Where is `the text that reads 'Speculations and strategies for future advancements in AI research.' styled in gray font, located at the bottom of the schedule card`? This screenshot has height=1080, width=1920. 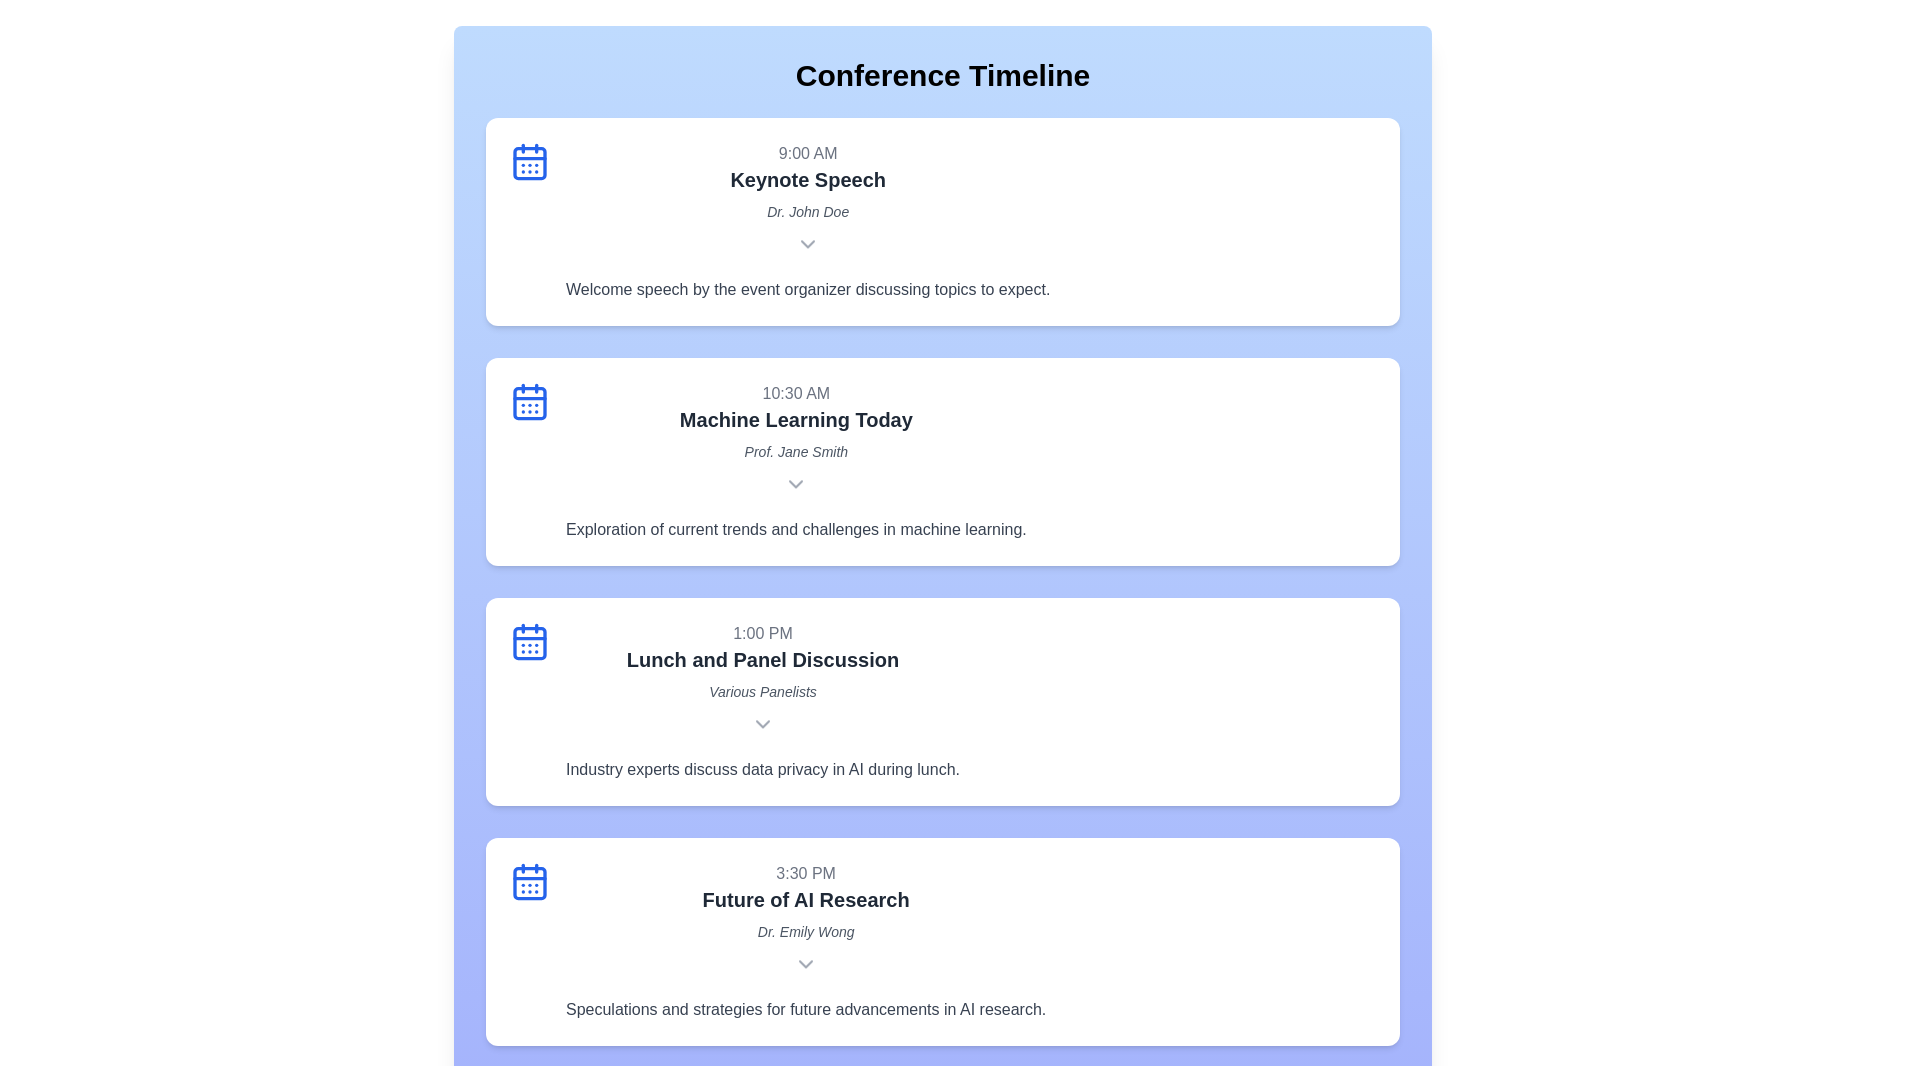
the text that reads 'Speculations and strategies for future advancements in AI research.' styled in gray font, located at the bottom of the schedule card is located at coordinates (806, 1010).